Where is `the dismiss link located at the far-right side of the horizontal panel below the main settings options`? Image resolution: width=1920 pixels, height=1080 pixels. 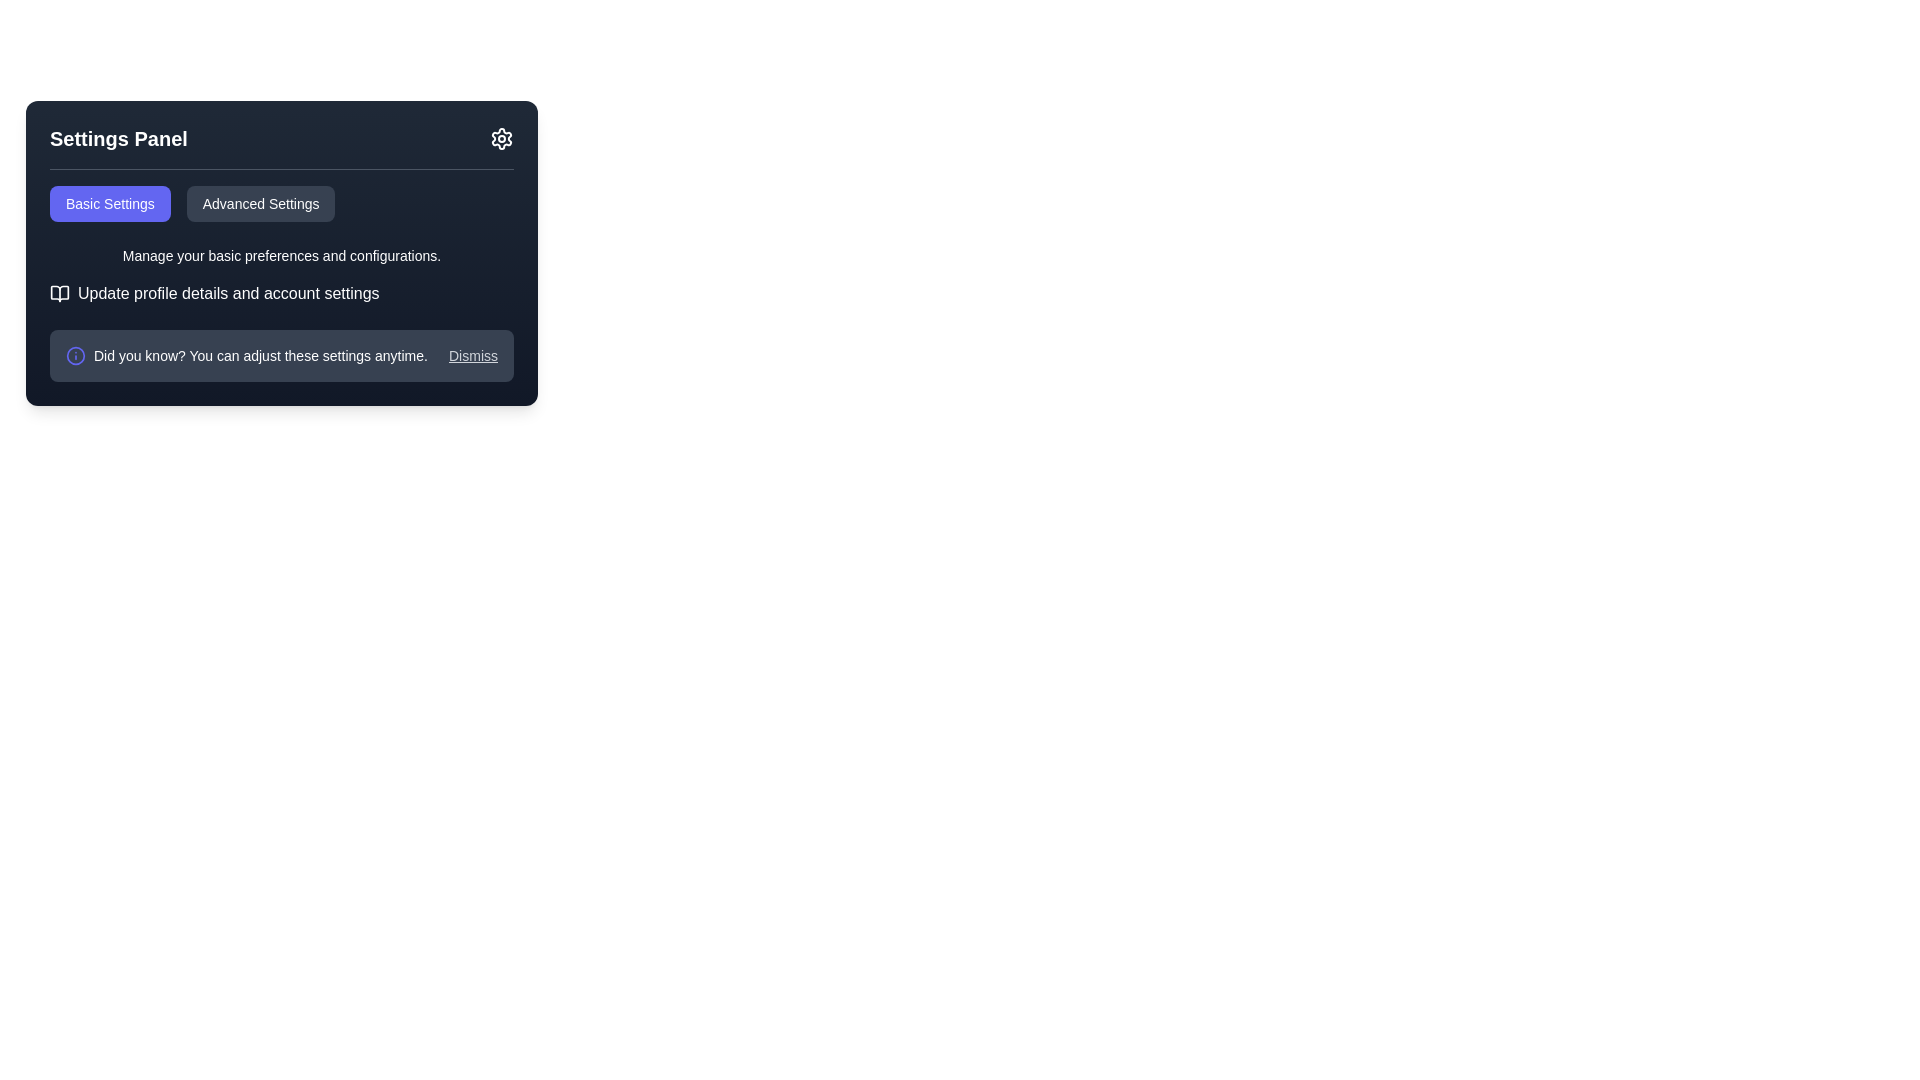 the dismiss link located at the far-right side of the horizontal panel below the main settings options is located at coordinates (472, 354).